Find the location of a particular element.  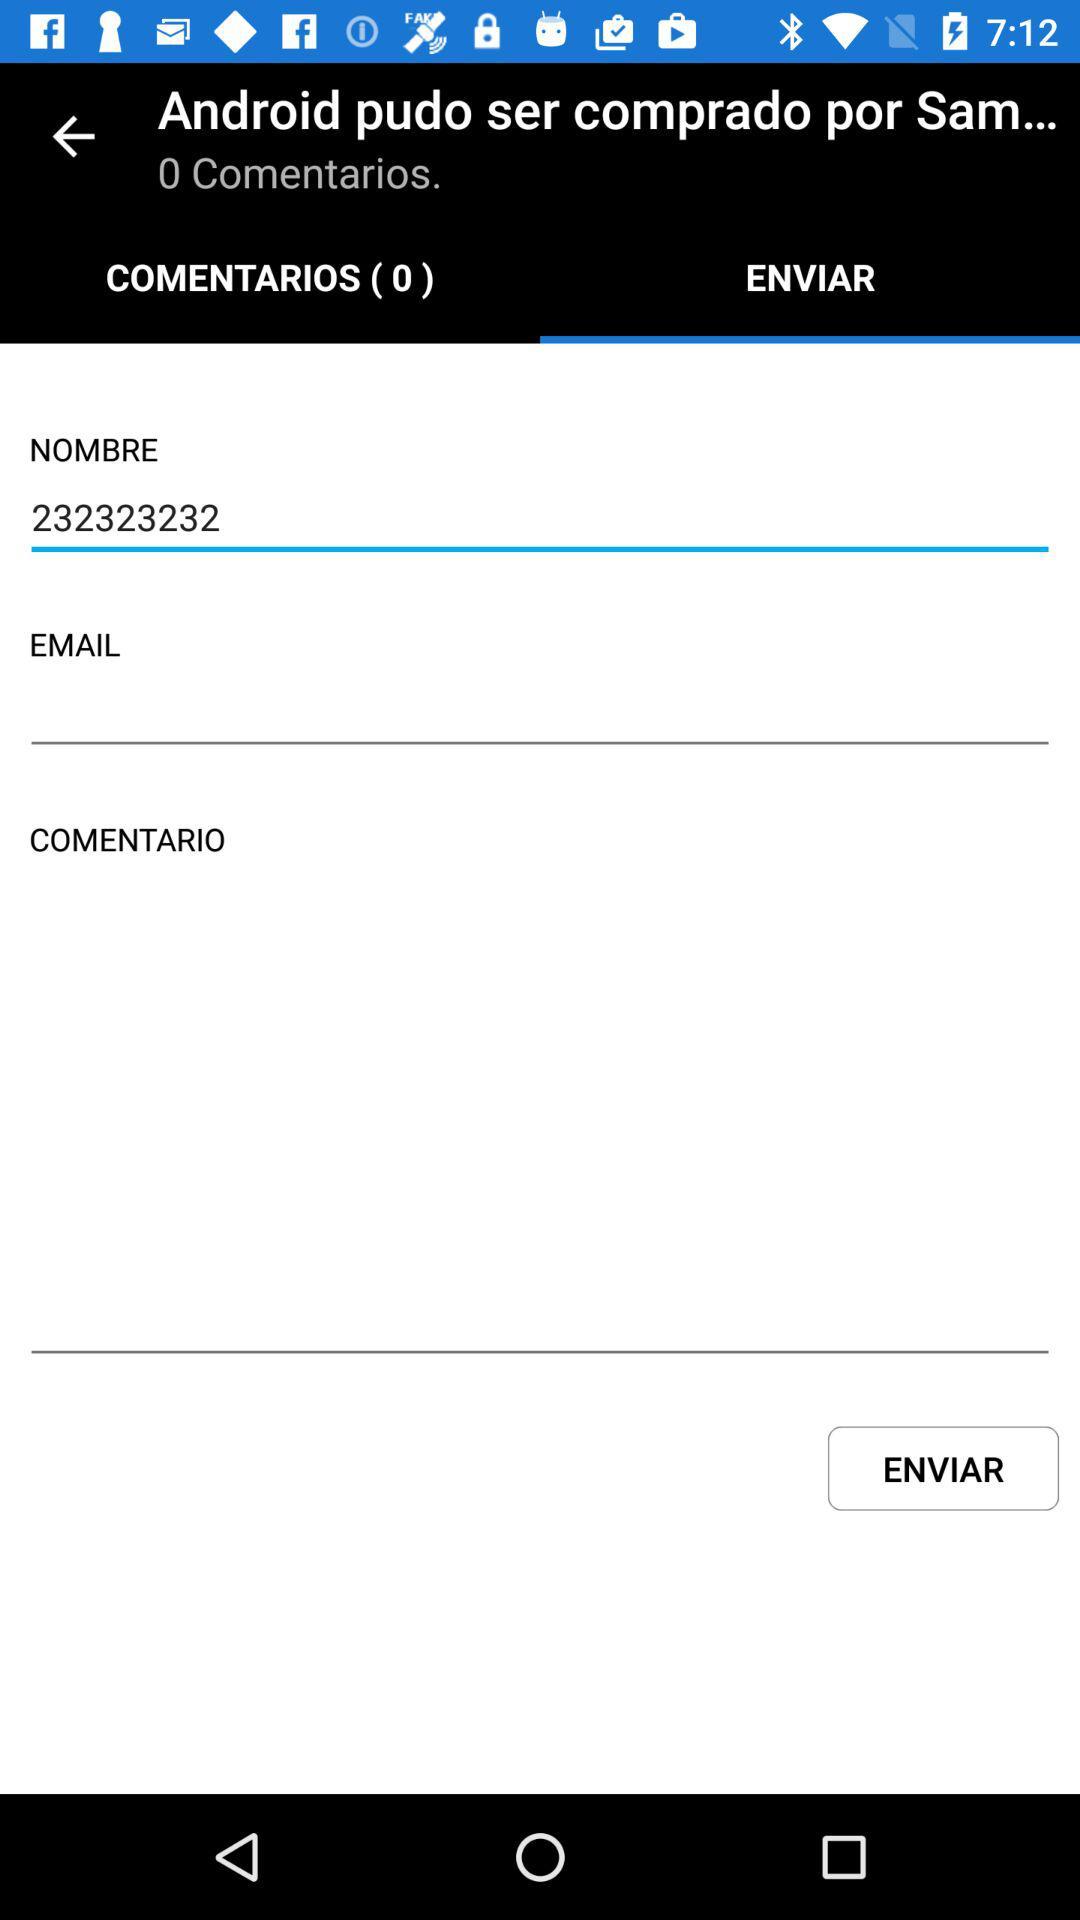

the item below comentario icon is located at coordinates (540, 1137).